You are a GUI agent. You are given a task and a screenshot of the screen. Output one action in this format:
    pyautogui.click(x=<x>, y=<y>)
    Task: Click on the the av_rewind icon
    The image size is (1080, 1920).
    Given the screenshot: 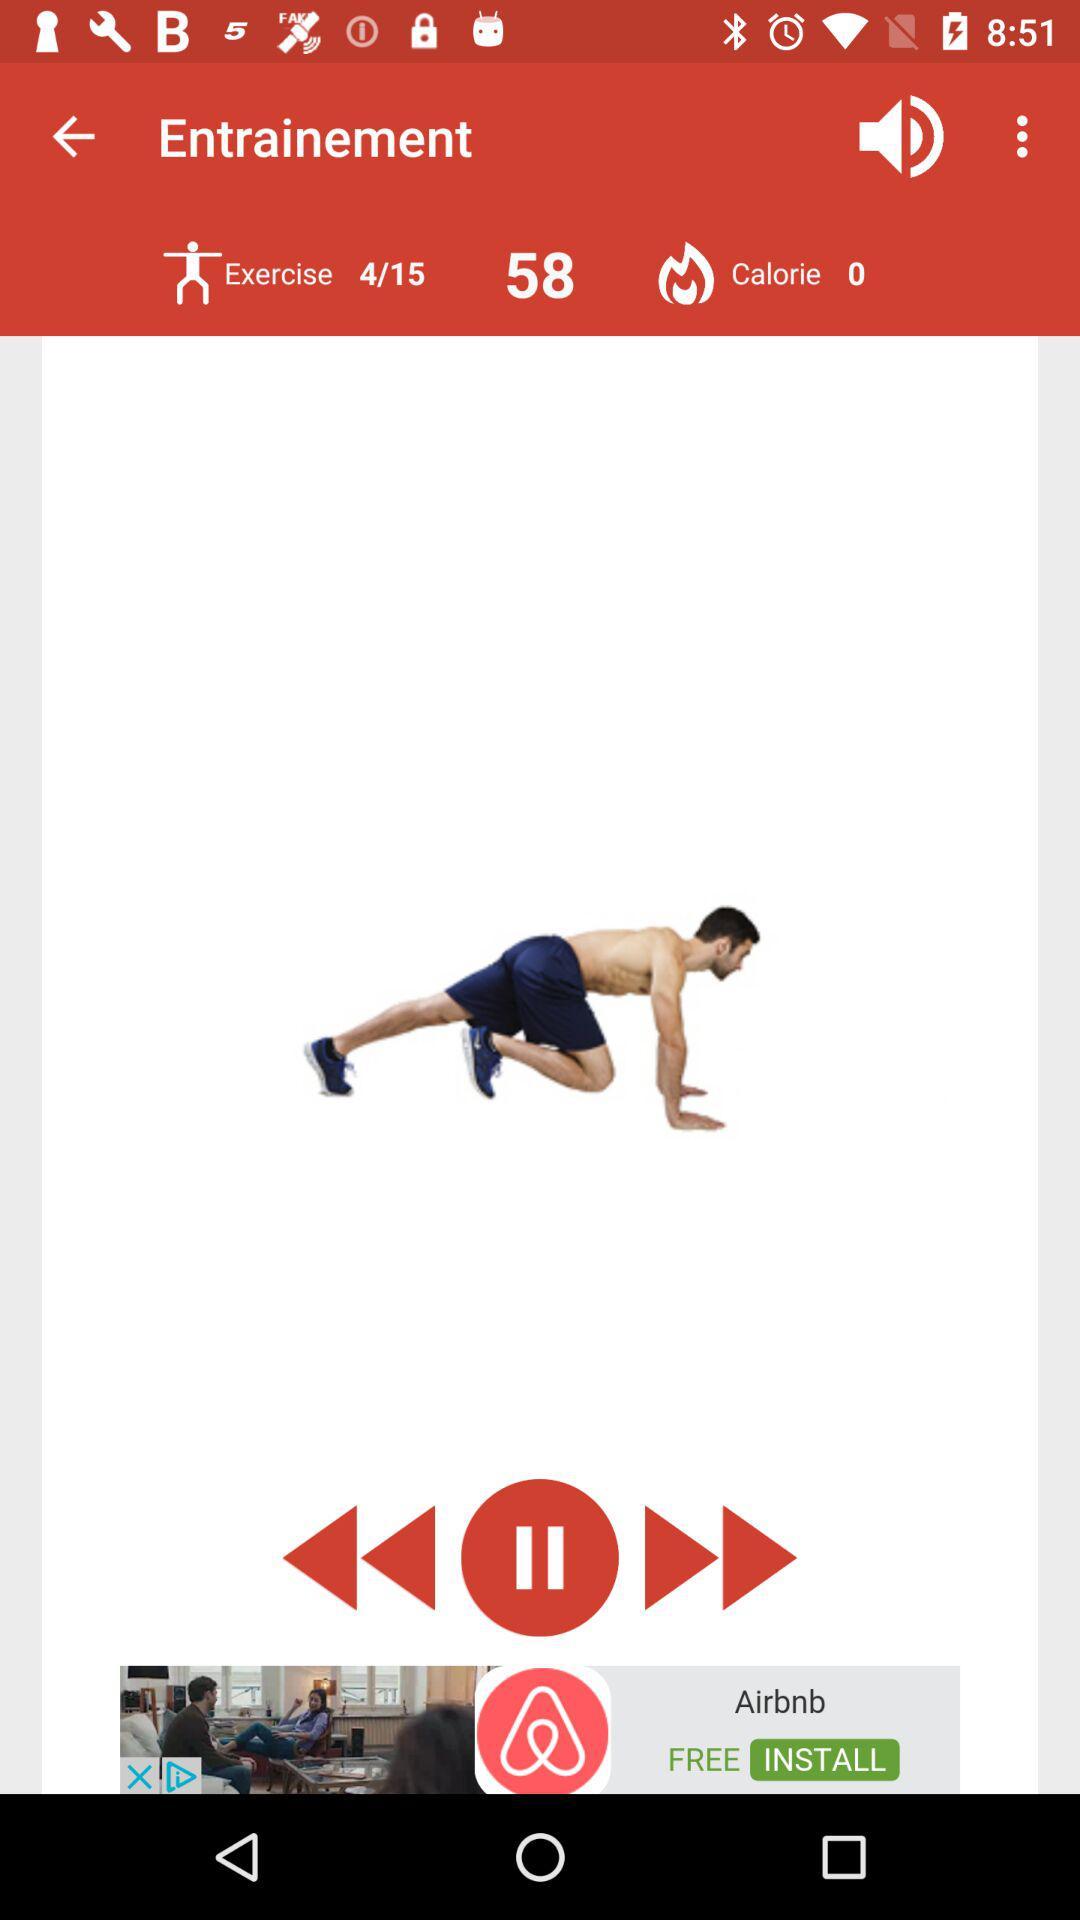 What is the action you would take?
    pyautogui.click(x=357, y=1556)
    